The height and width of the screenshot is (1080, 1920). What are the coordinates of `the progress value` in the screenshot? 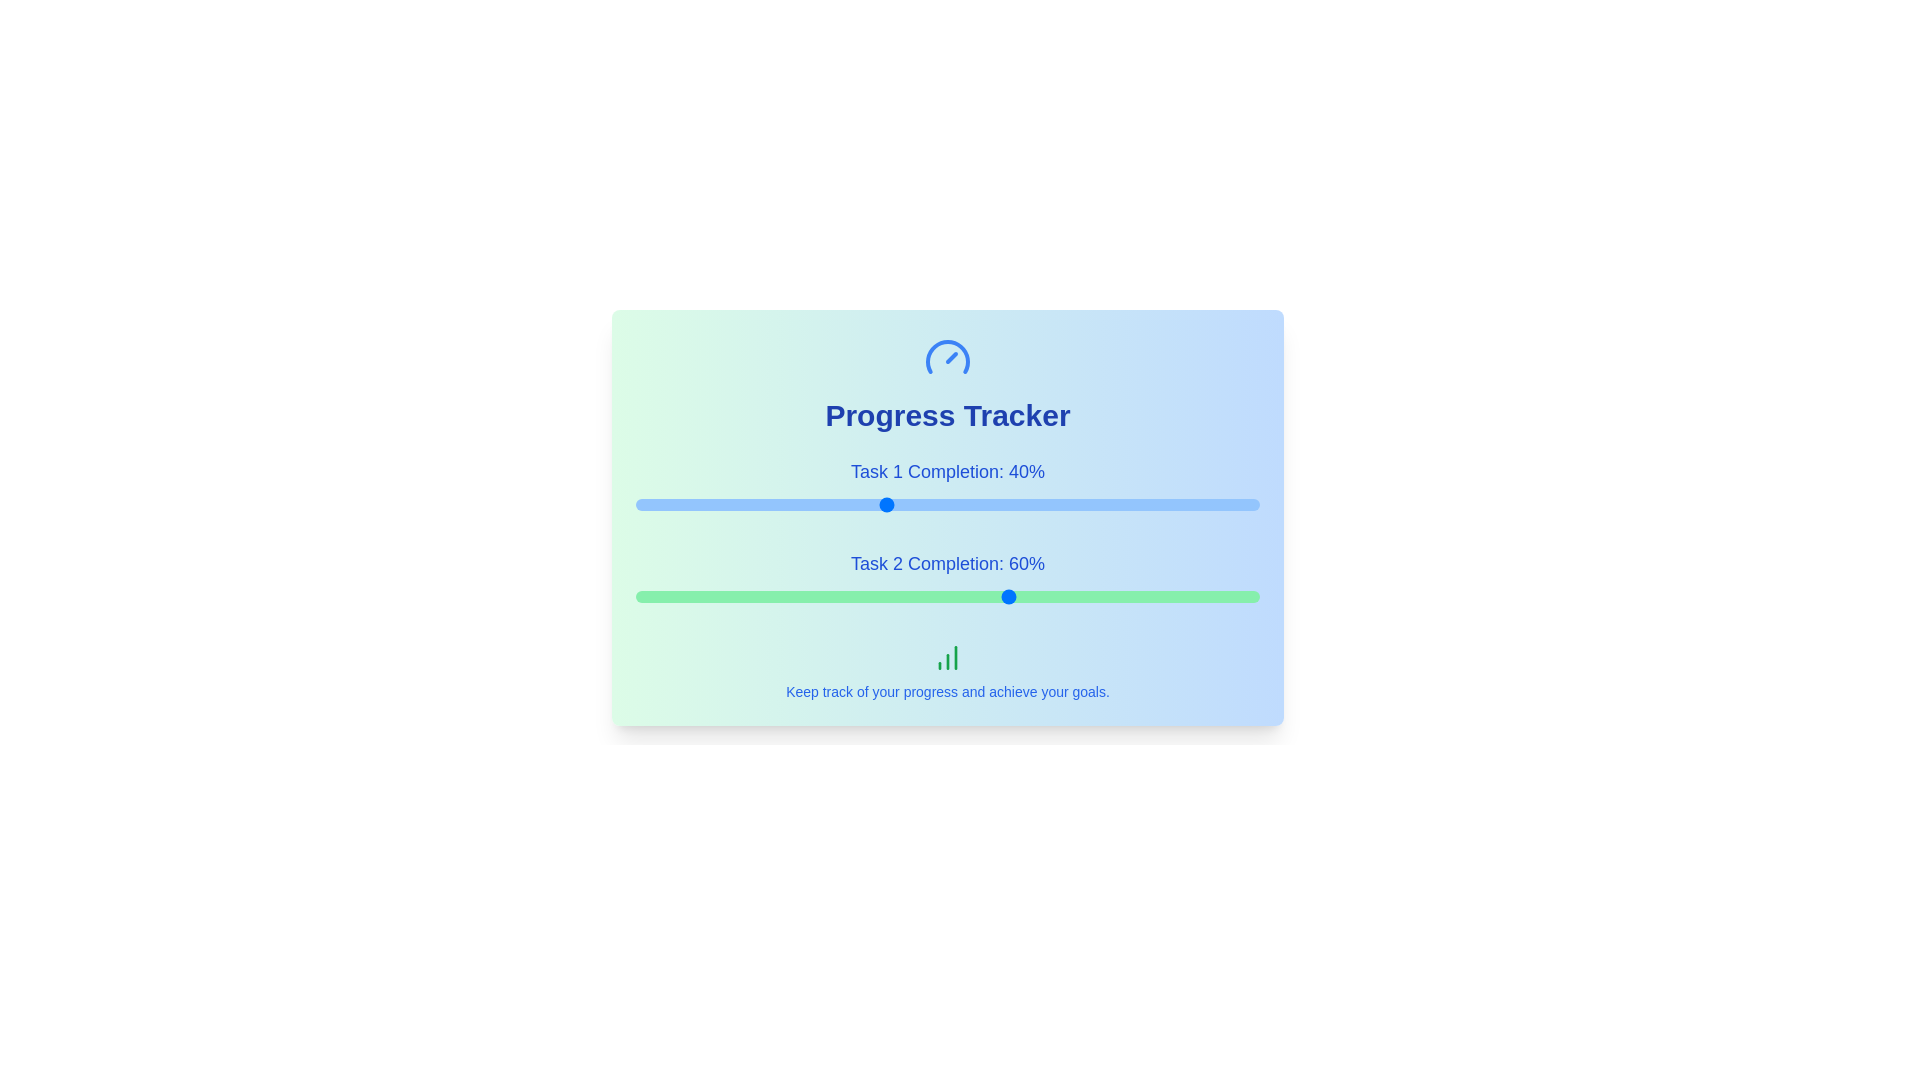 It's located at (1233, 504).